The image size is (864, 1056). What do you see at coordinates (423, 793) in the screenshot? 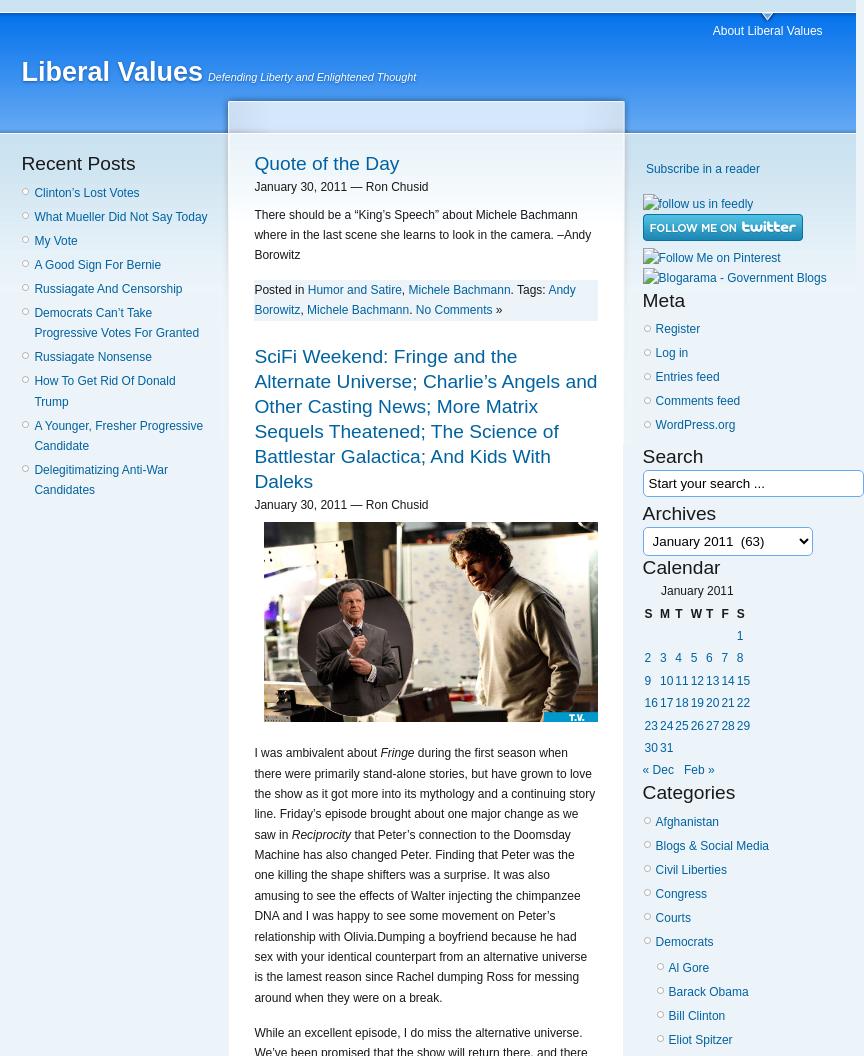
I see `'during the first season when there were primarily stand-alone stories, but have grown to love the show as it got more into its mythology and a continuing story line. Friday’s episode brought about one major change as we saw in'` at bounding box center [423, 793].